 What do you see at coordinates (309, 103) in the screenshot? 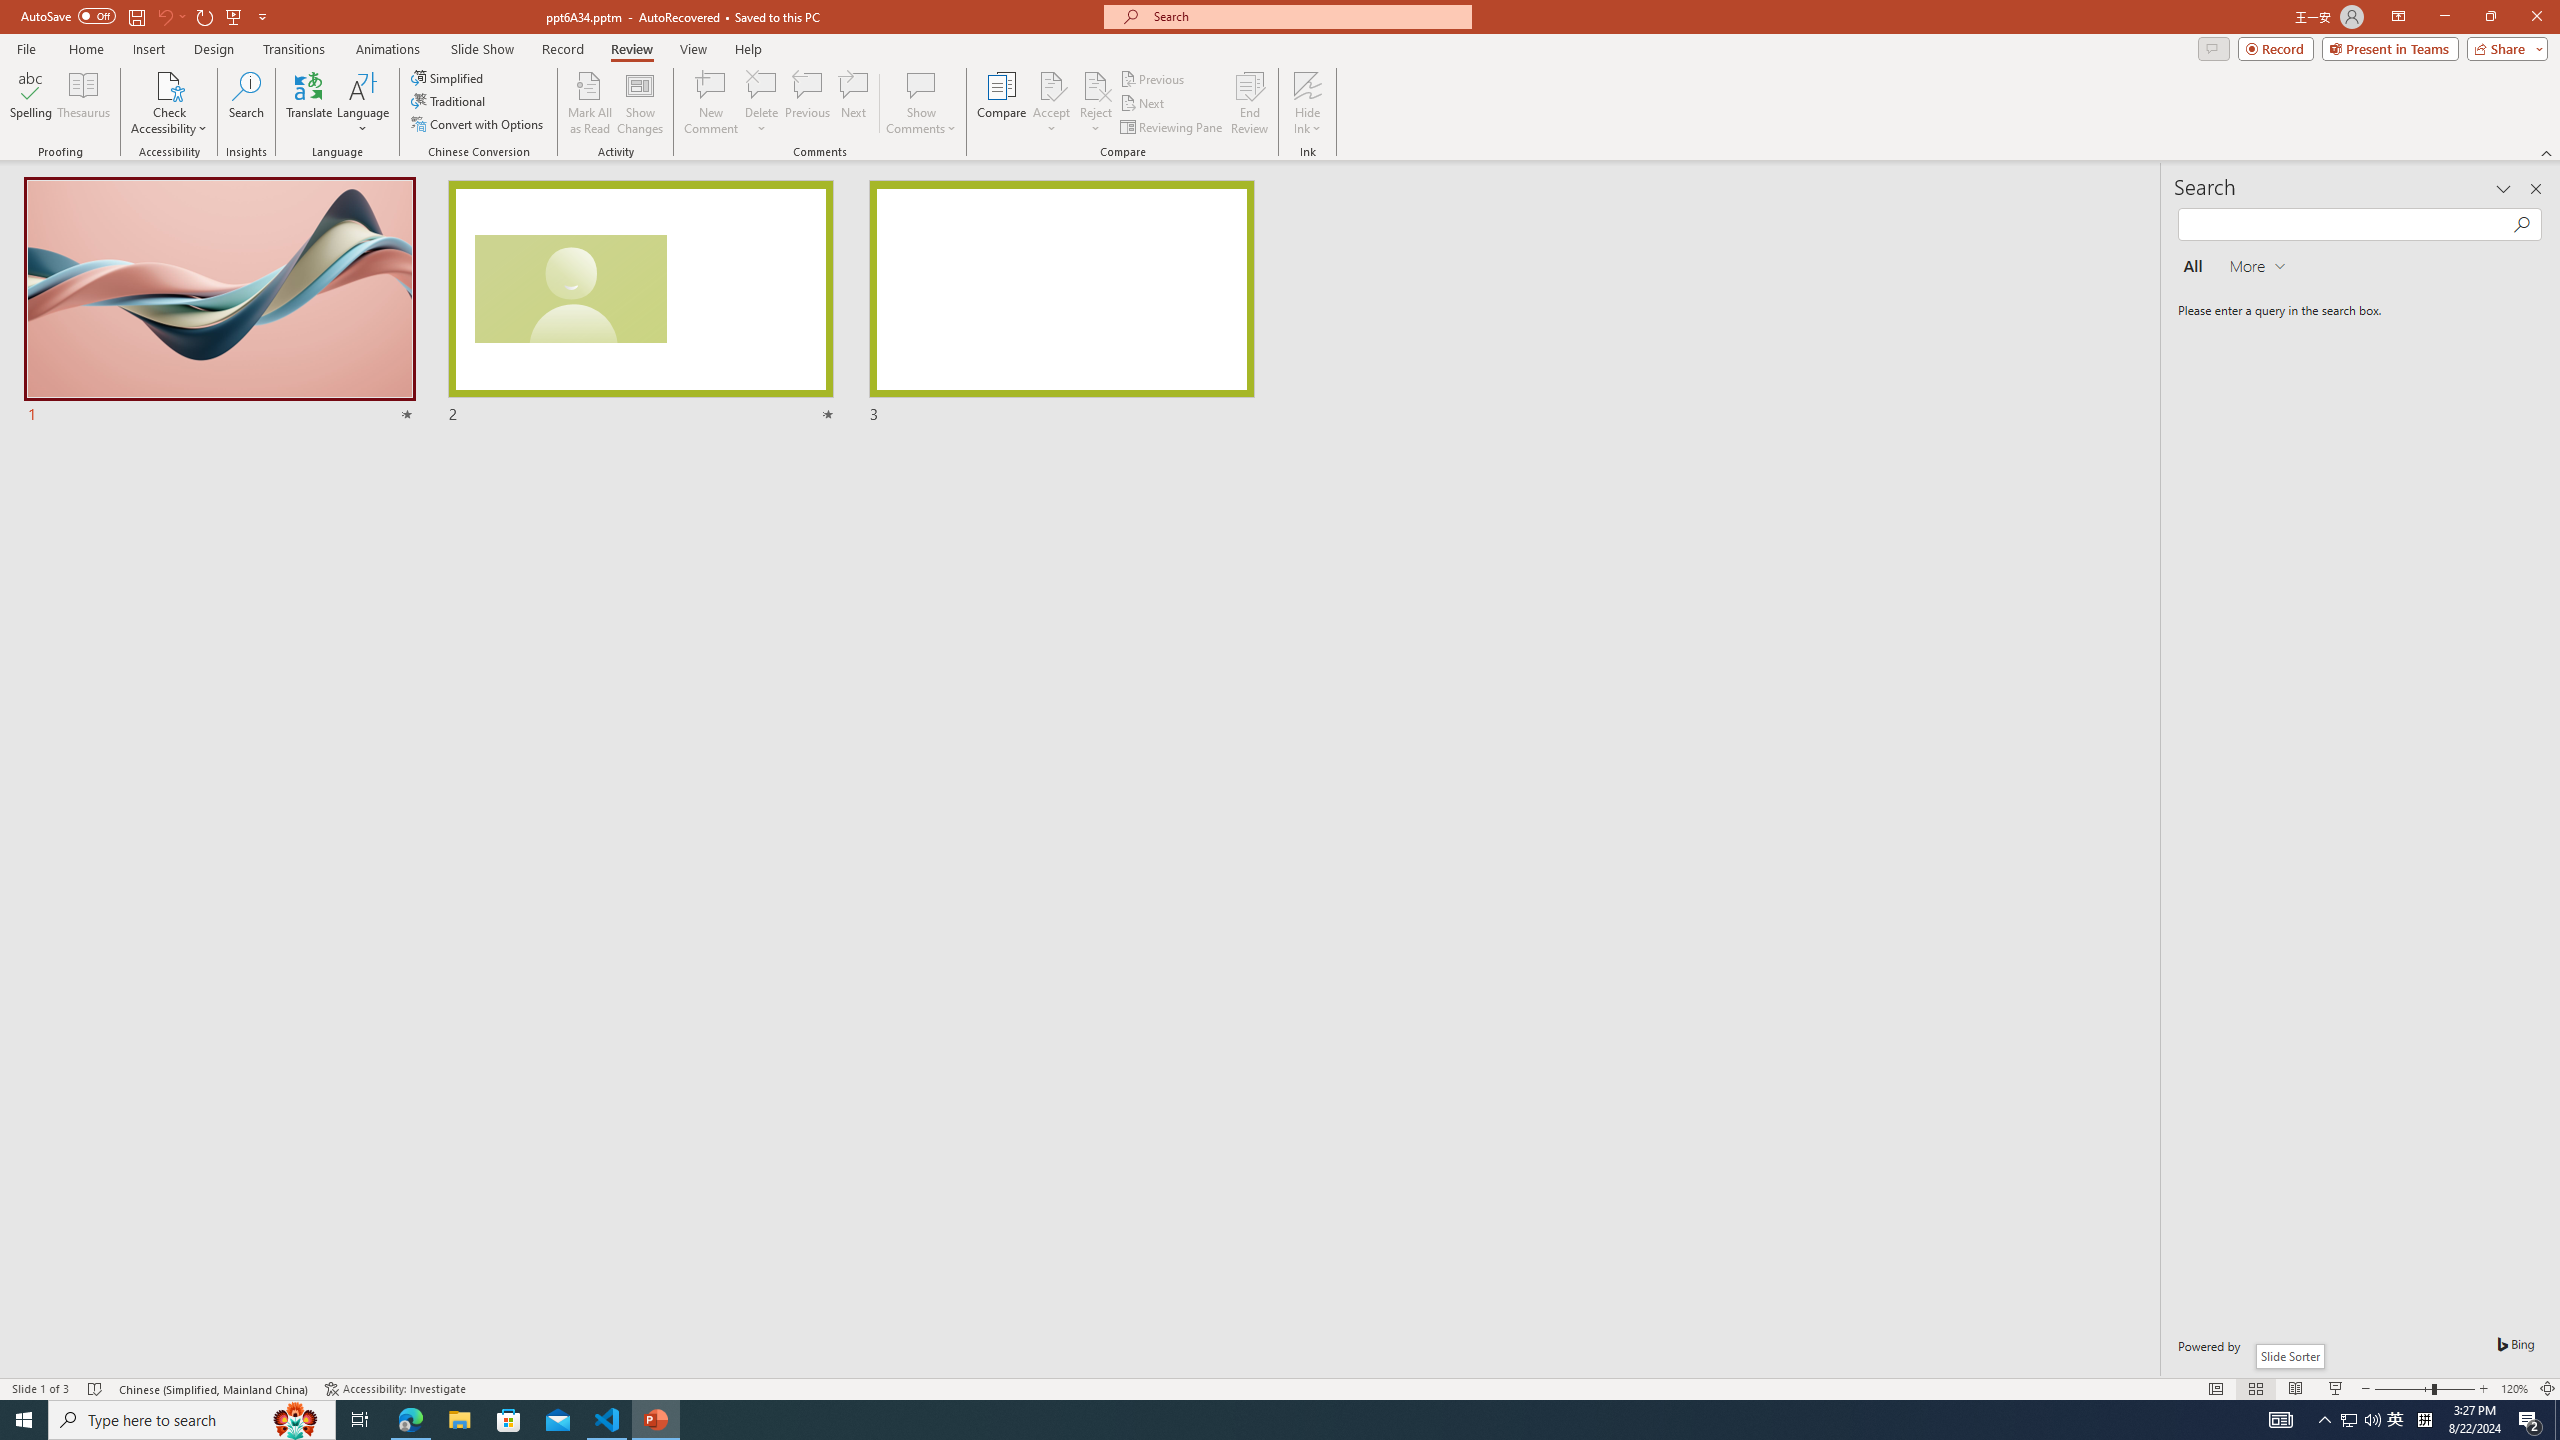
I see `'Translate'` at bounding box center [309, 103].